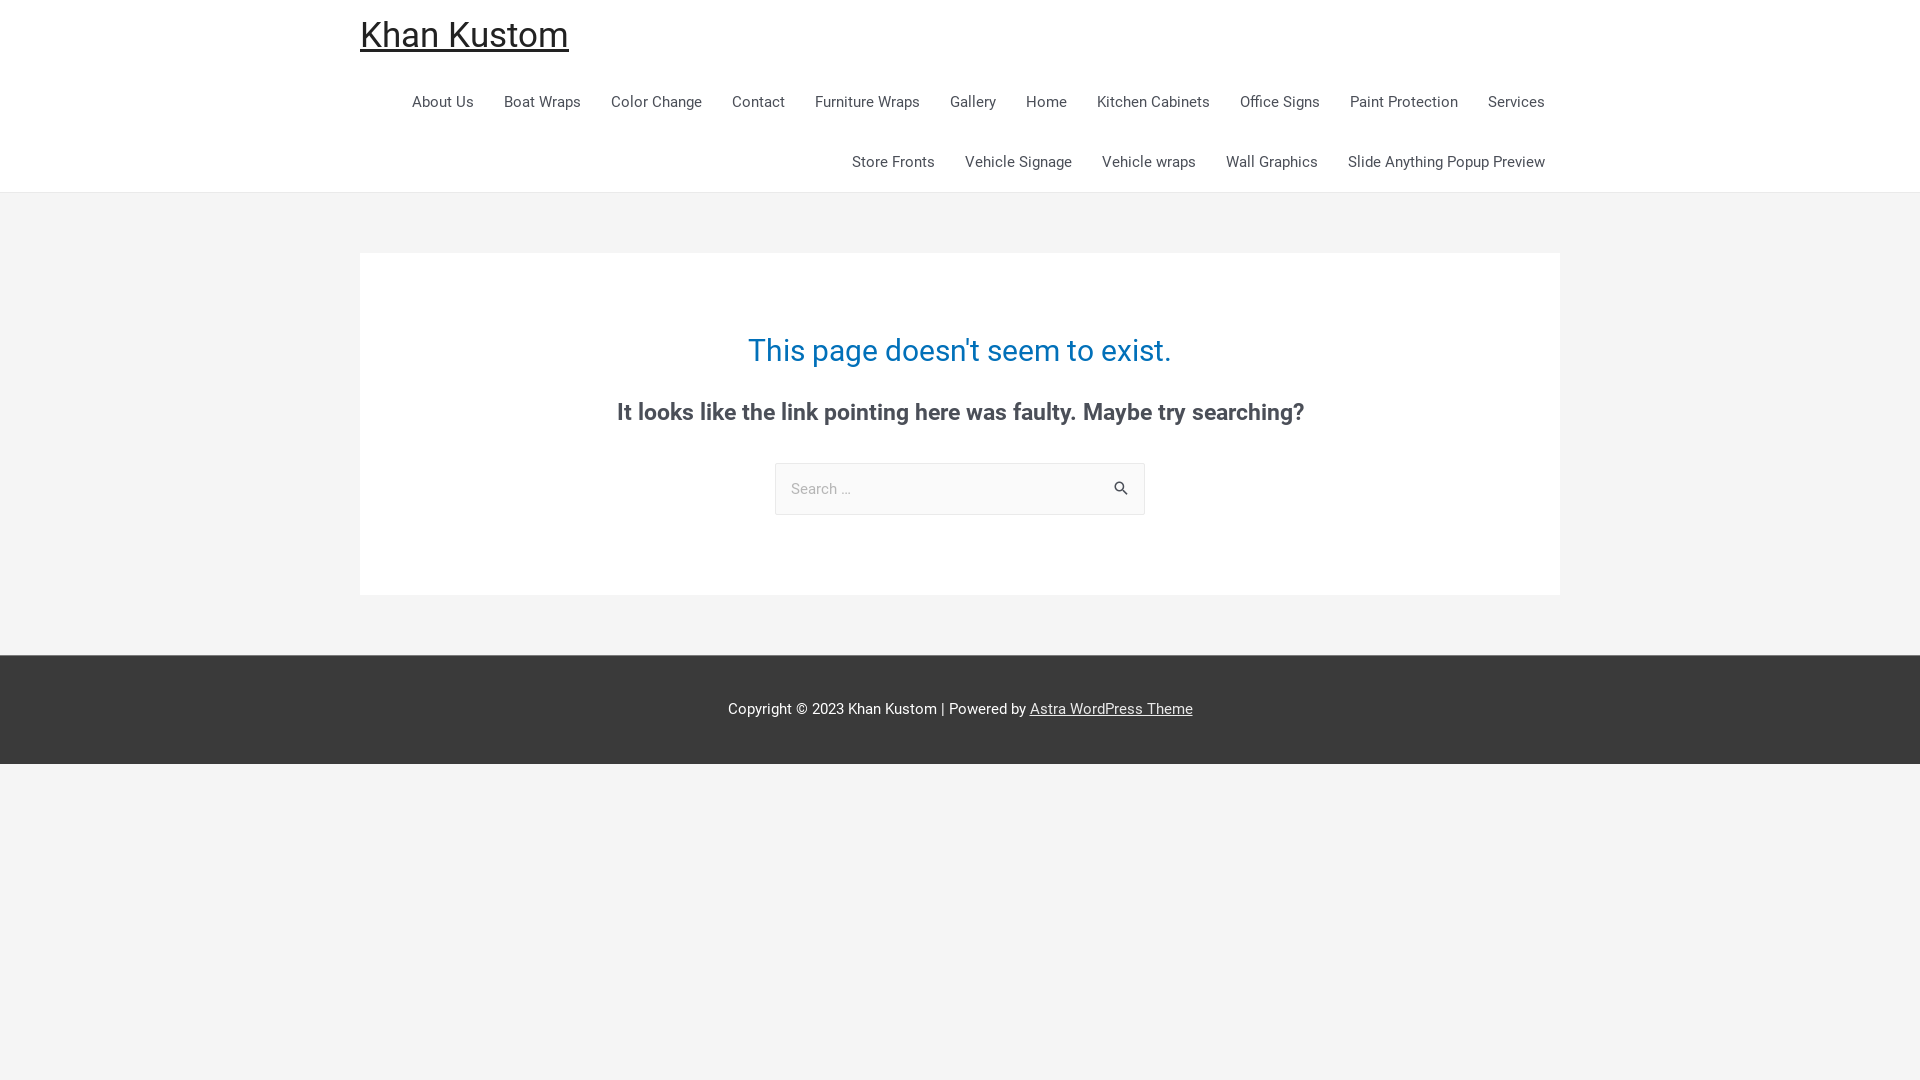 The width and height of the screenshot is (1920, 1080). I want to click on 'Search', so click(1122, 483).